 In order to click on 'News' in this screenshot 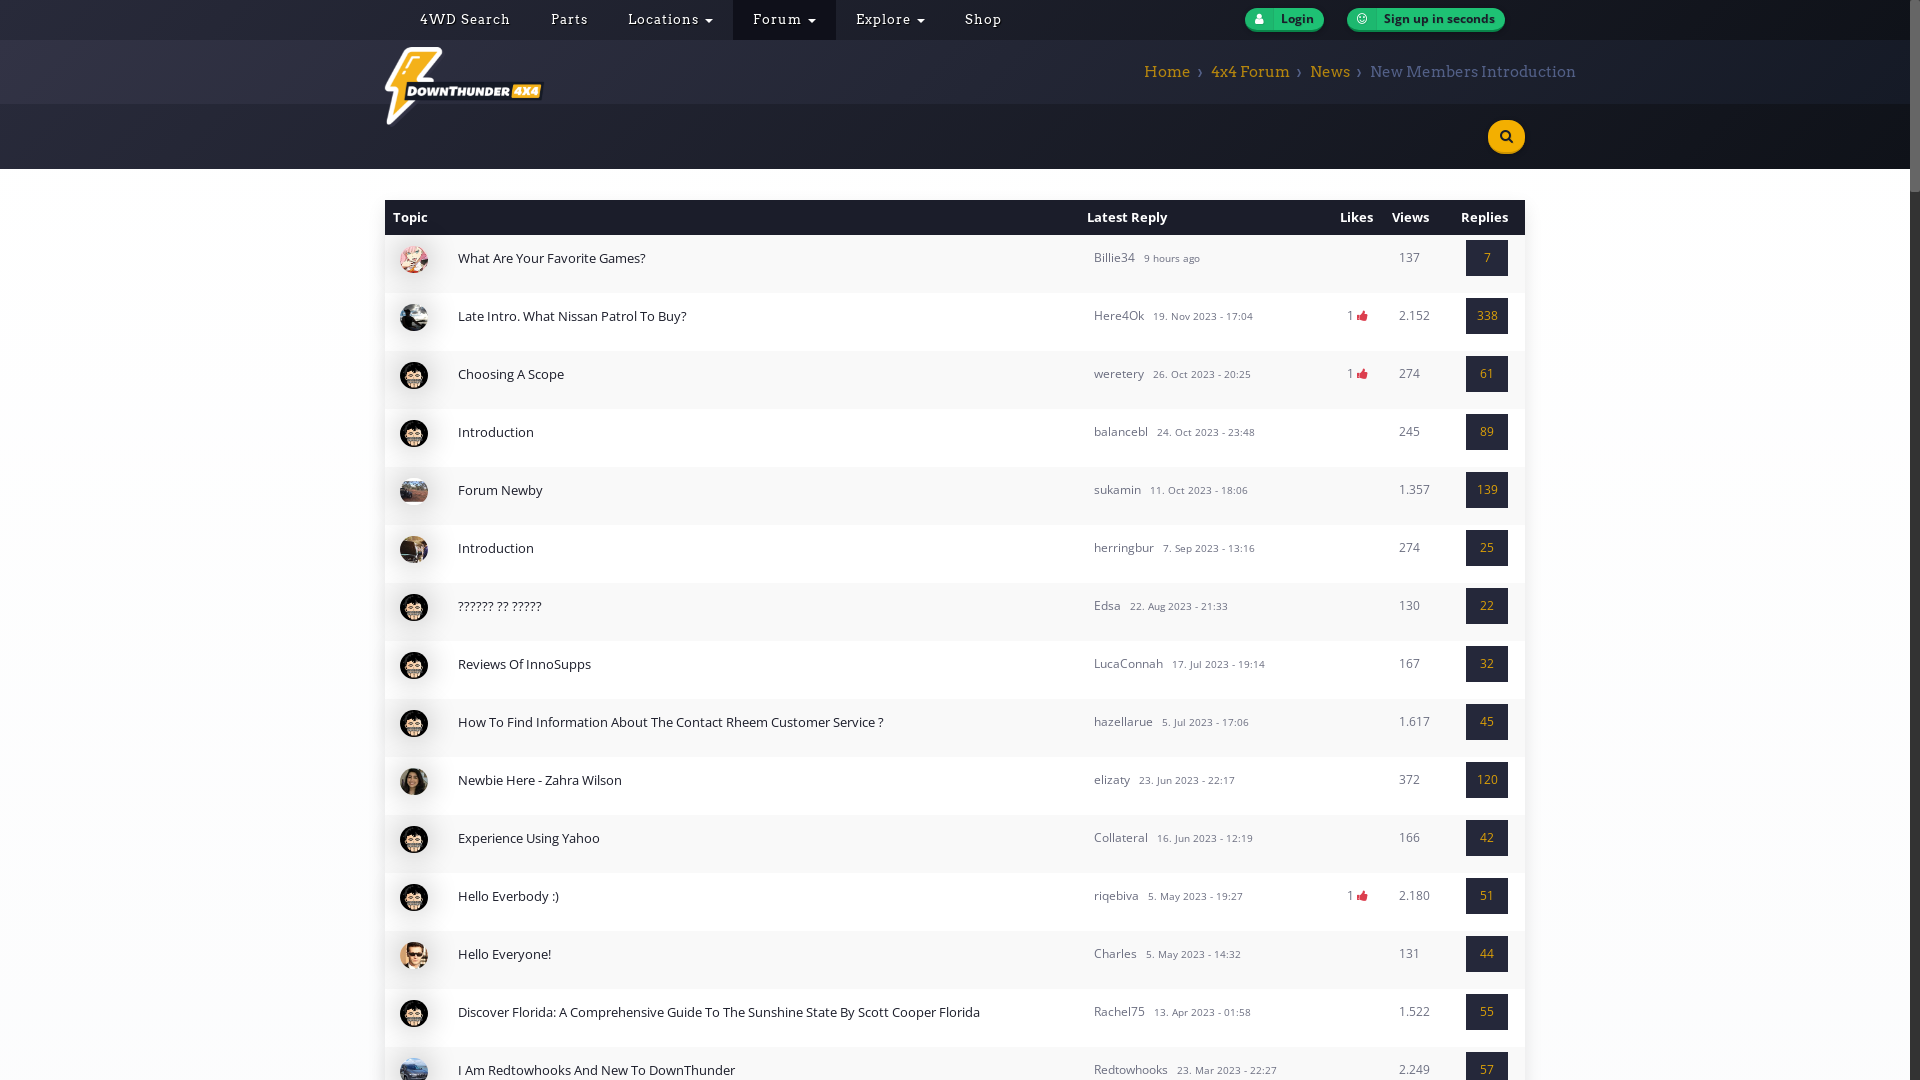, I will do `click(1329, 71)`.